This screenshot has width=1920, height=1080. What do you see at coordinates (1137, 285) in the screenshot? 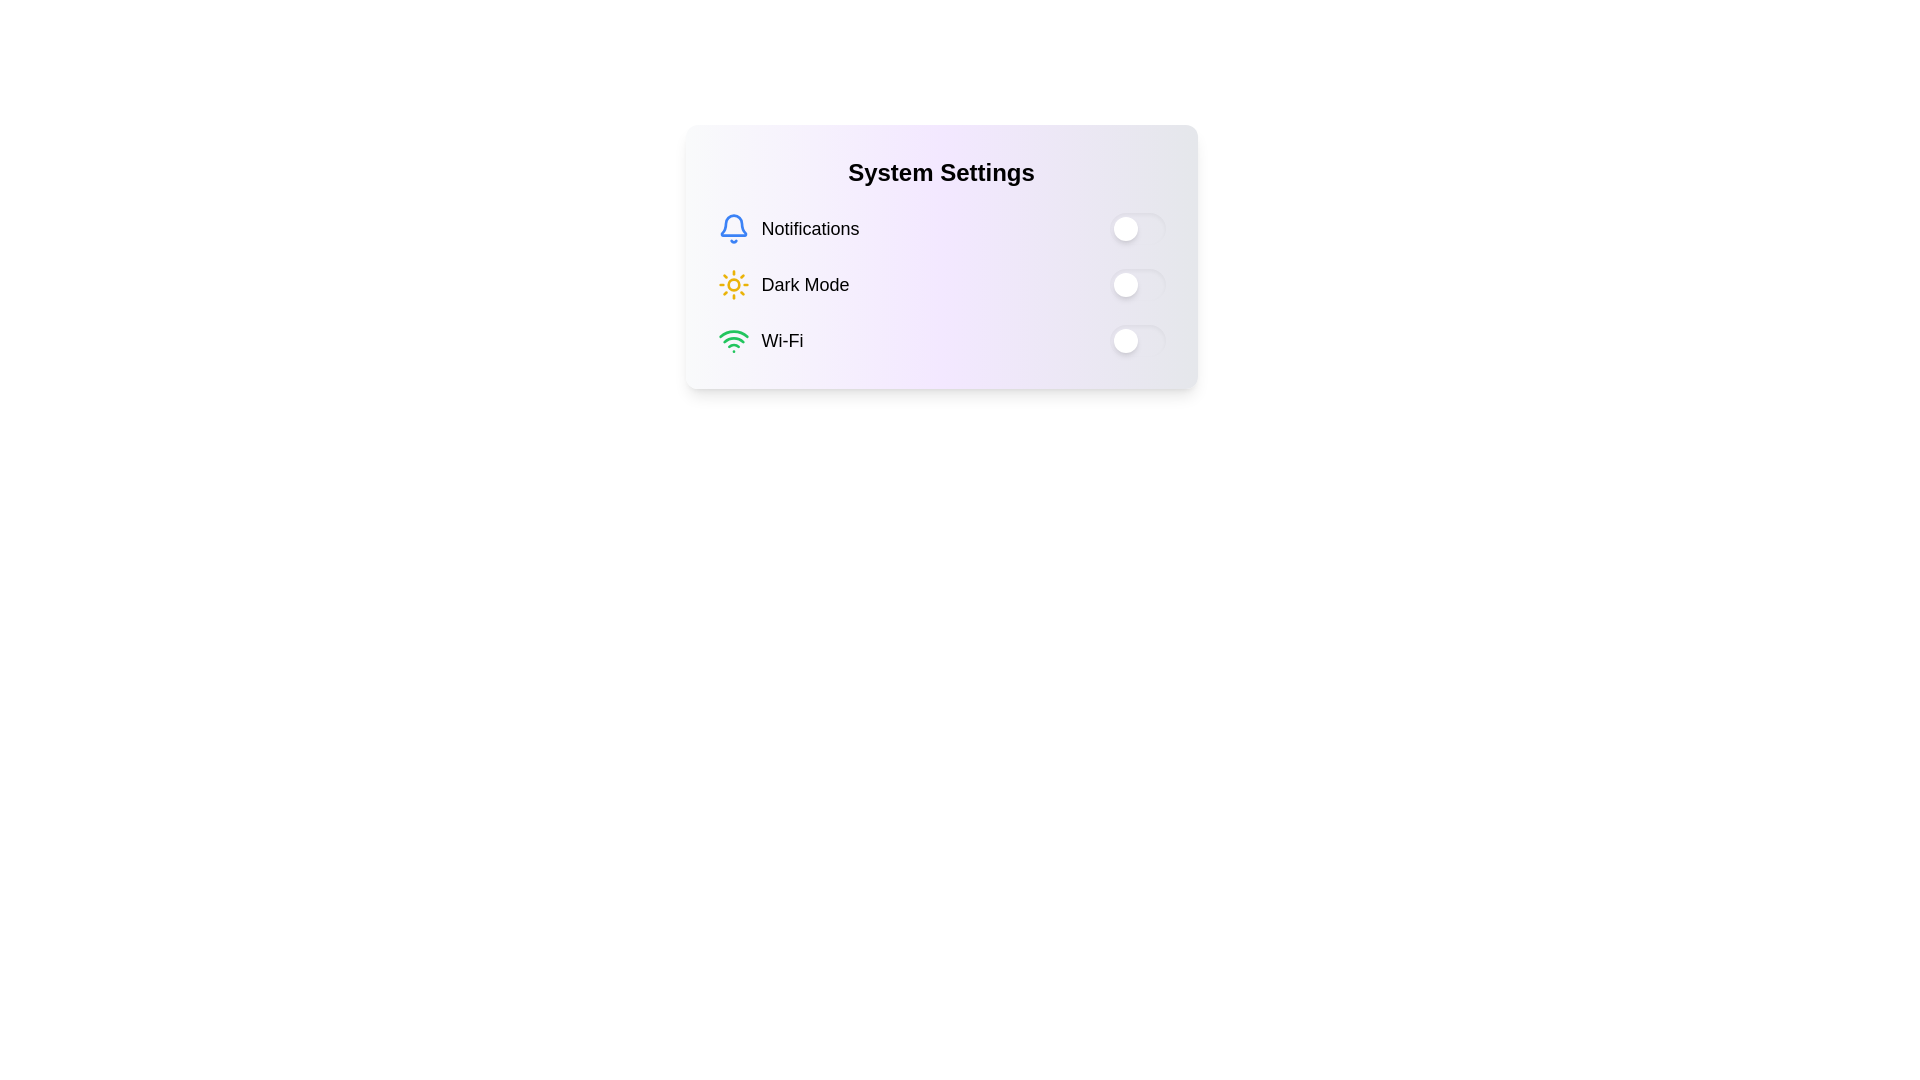
I see `the toggle switch with a circular white handle on a yellow background located in the right section of the 'Dark Mode' row in the 'System Settings' panel` at bounding box center [1137, 285].